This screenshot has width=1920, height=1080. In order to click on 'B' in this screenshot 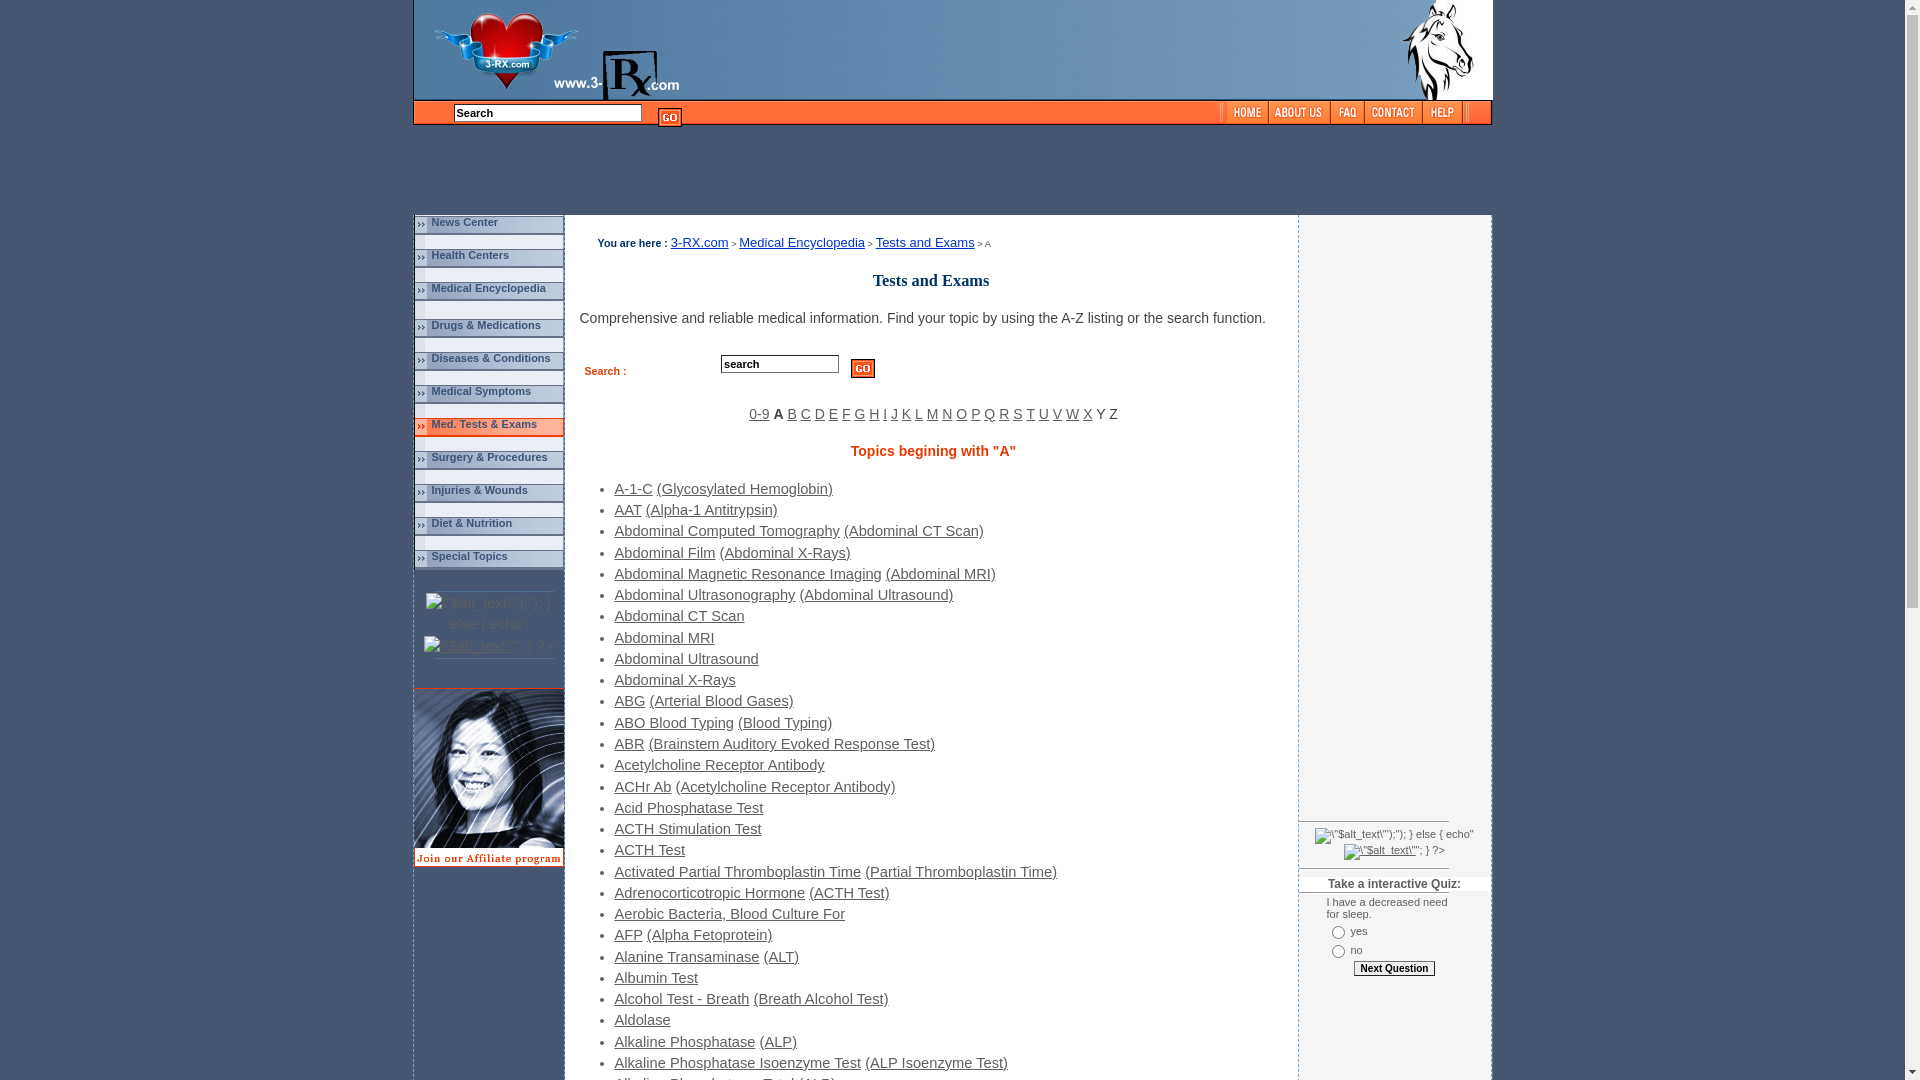, I will do `click(790, 412)`.